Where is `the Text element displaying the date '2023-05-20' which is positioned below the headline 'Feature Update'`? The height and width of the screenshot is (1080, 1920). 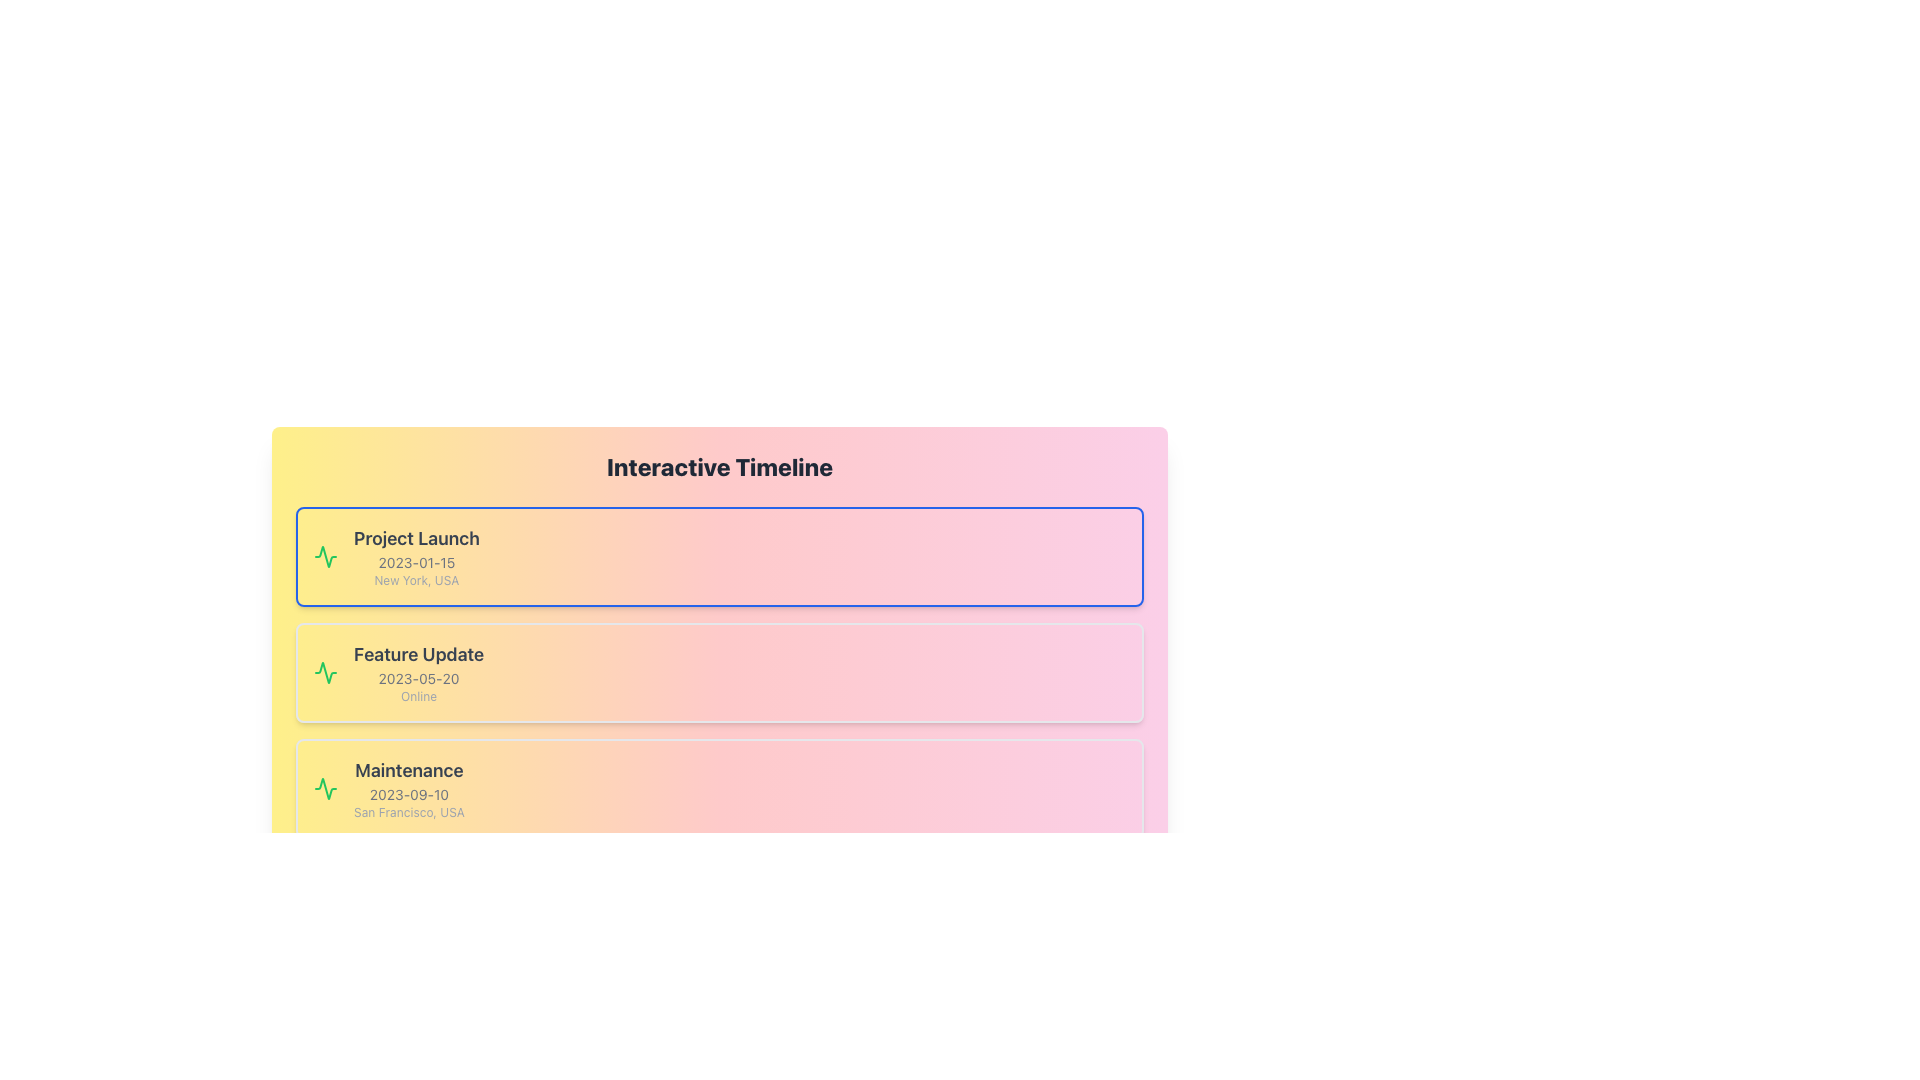
the Text element displaying the date '2023-05-20' which is positioned below the headline 'Feature Update' is located at coordinates (418, 677).